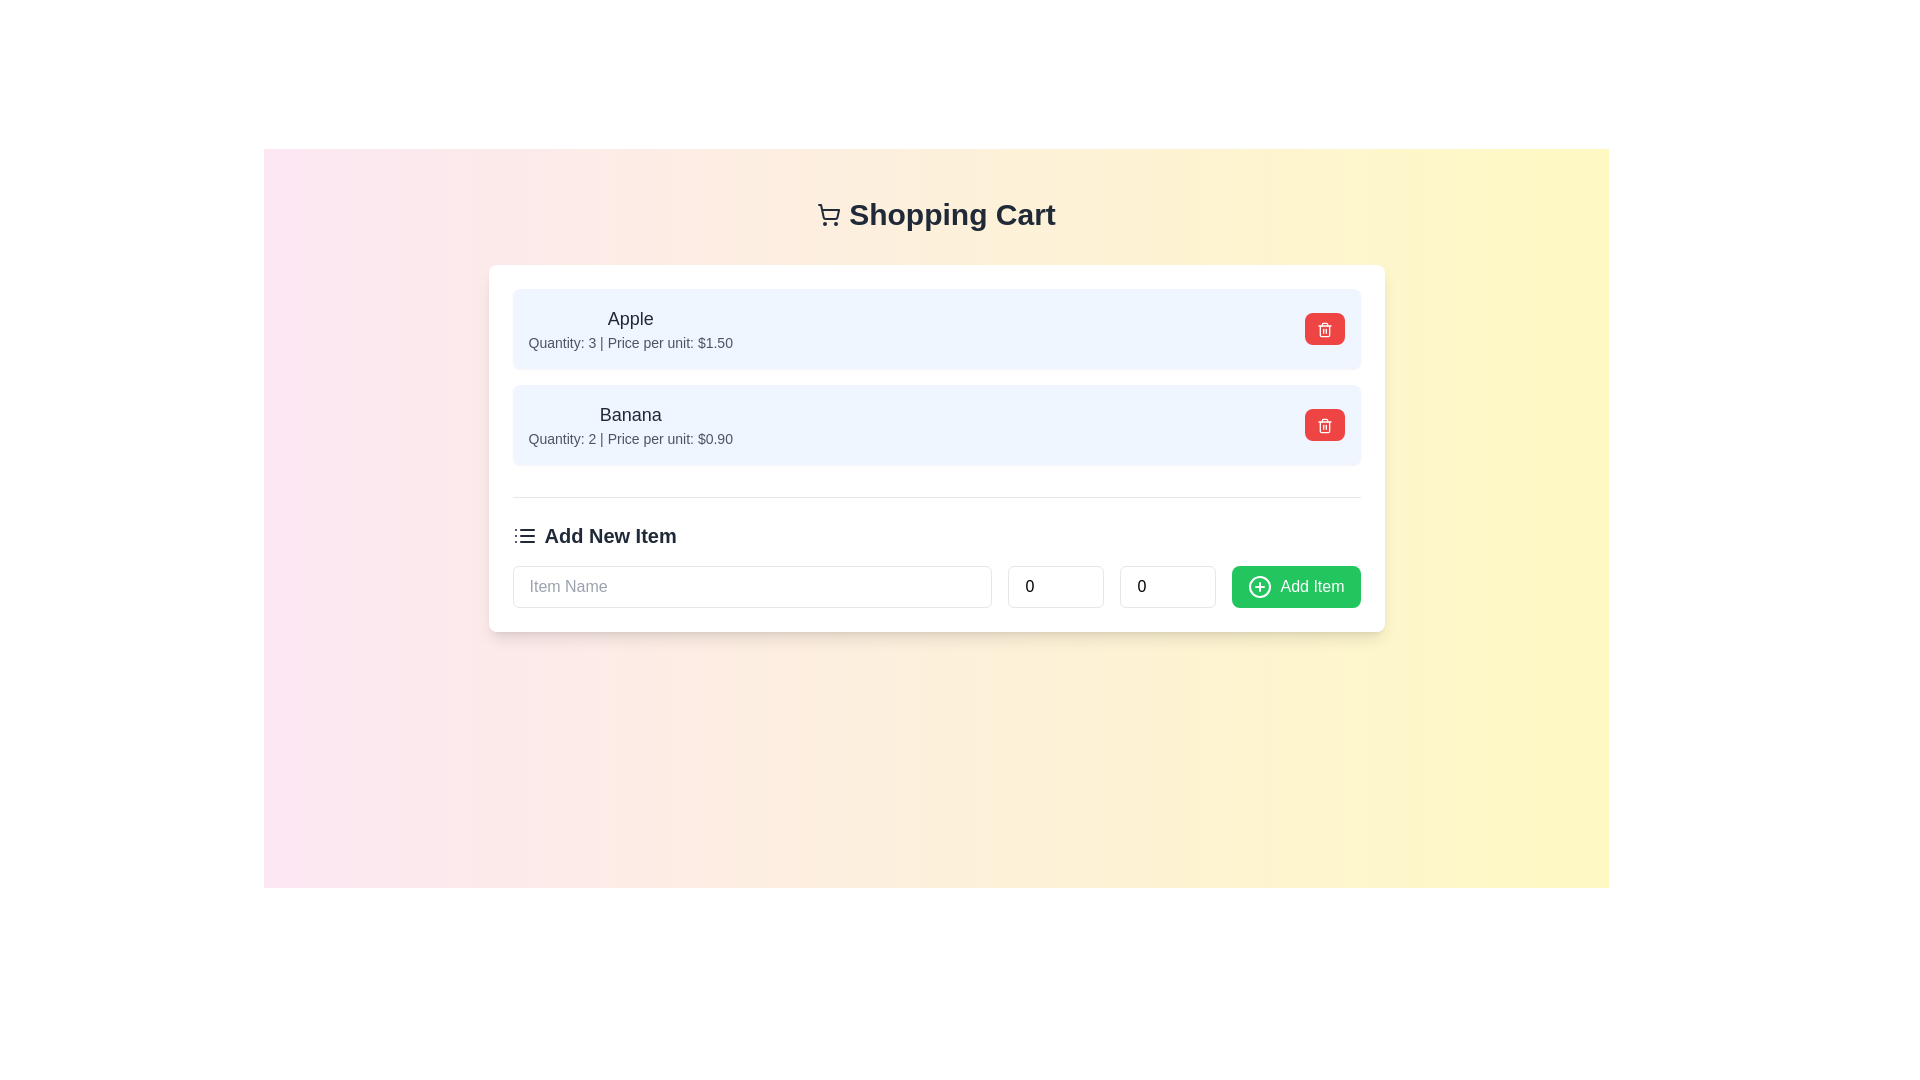 The height and width of the screenshot is (1080, 1920). What do you see at coordinates (1324, 327) in the screenshot?
I see `the delete button located on the right side of the 'Apple' item in the shopping cart` at bounding box center [1324, 327].